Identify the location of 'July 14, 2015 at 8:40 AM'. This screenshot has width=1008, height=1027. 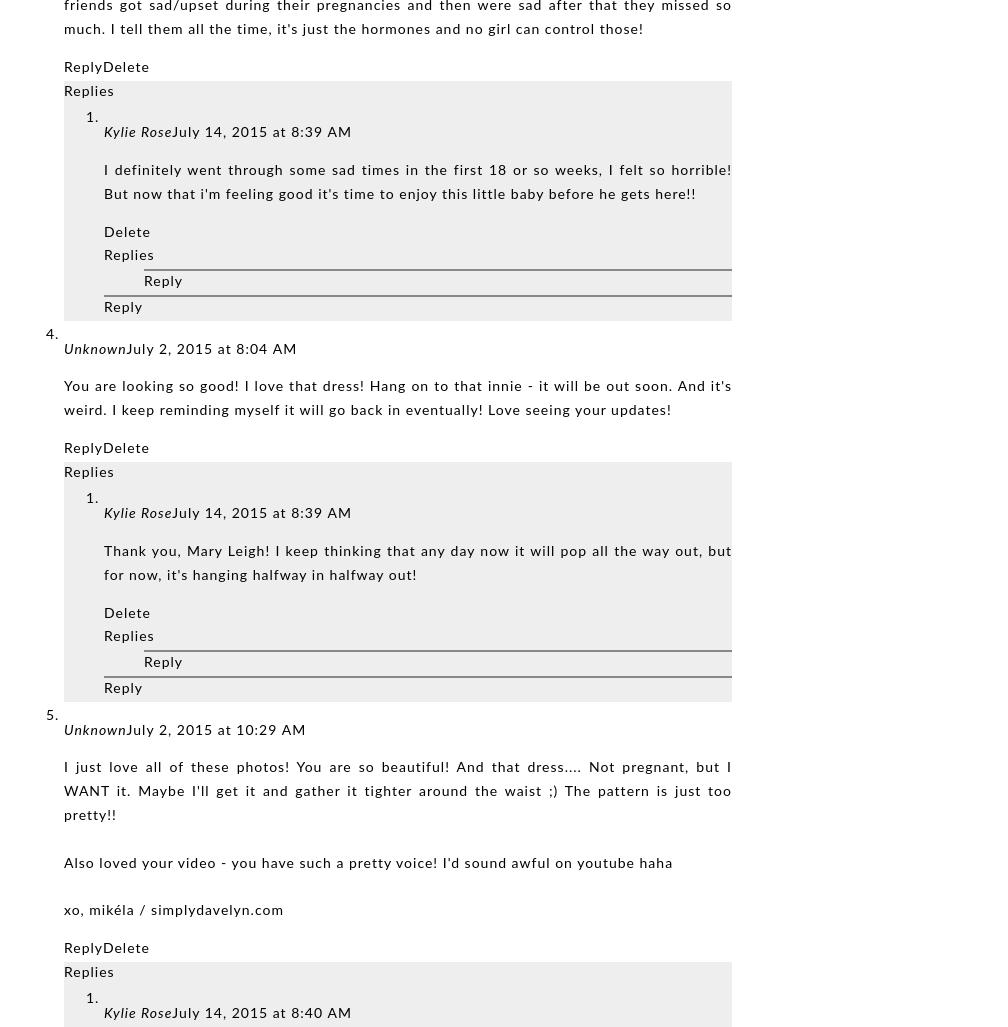
(261, 1012).